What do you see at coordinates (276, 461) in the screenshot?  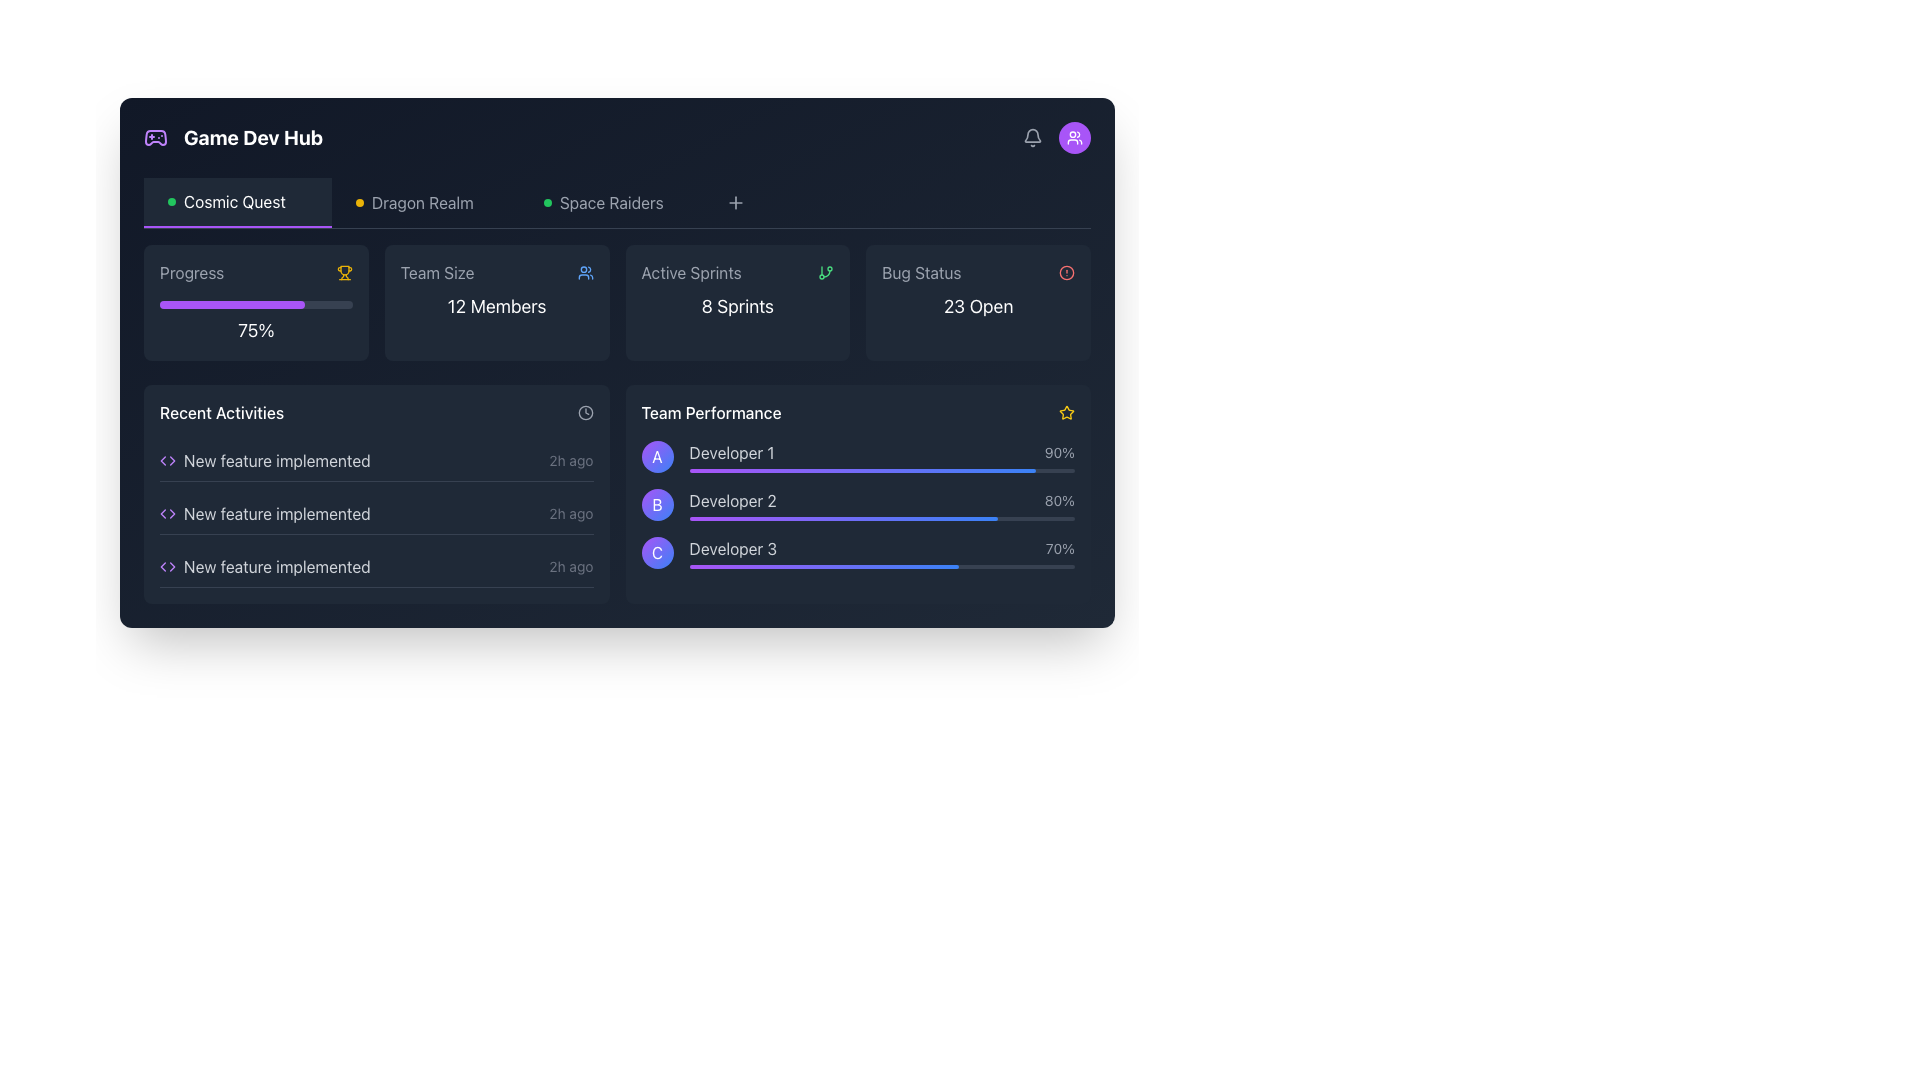 I see `text label that says 'New feature implemented', which is styled in gray and located within the 'Recent Activities' section, next to a small purple icon resembling code brackets` at bounding box center [276, 461].